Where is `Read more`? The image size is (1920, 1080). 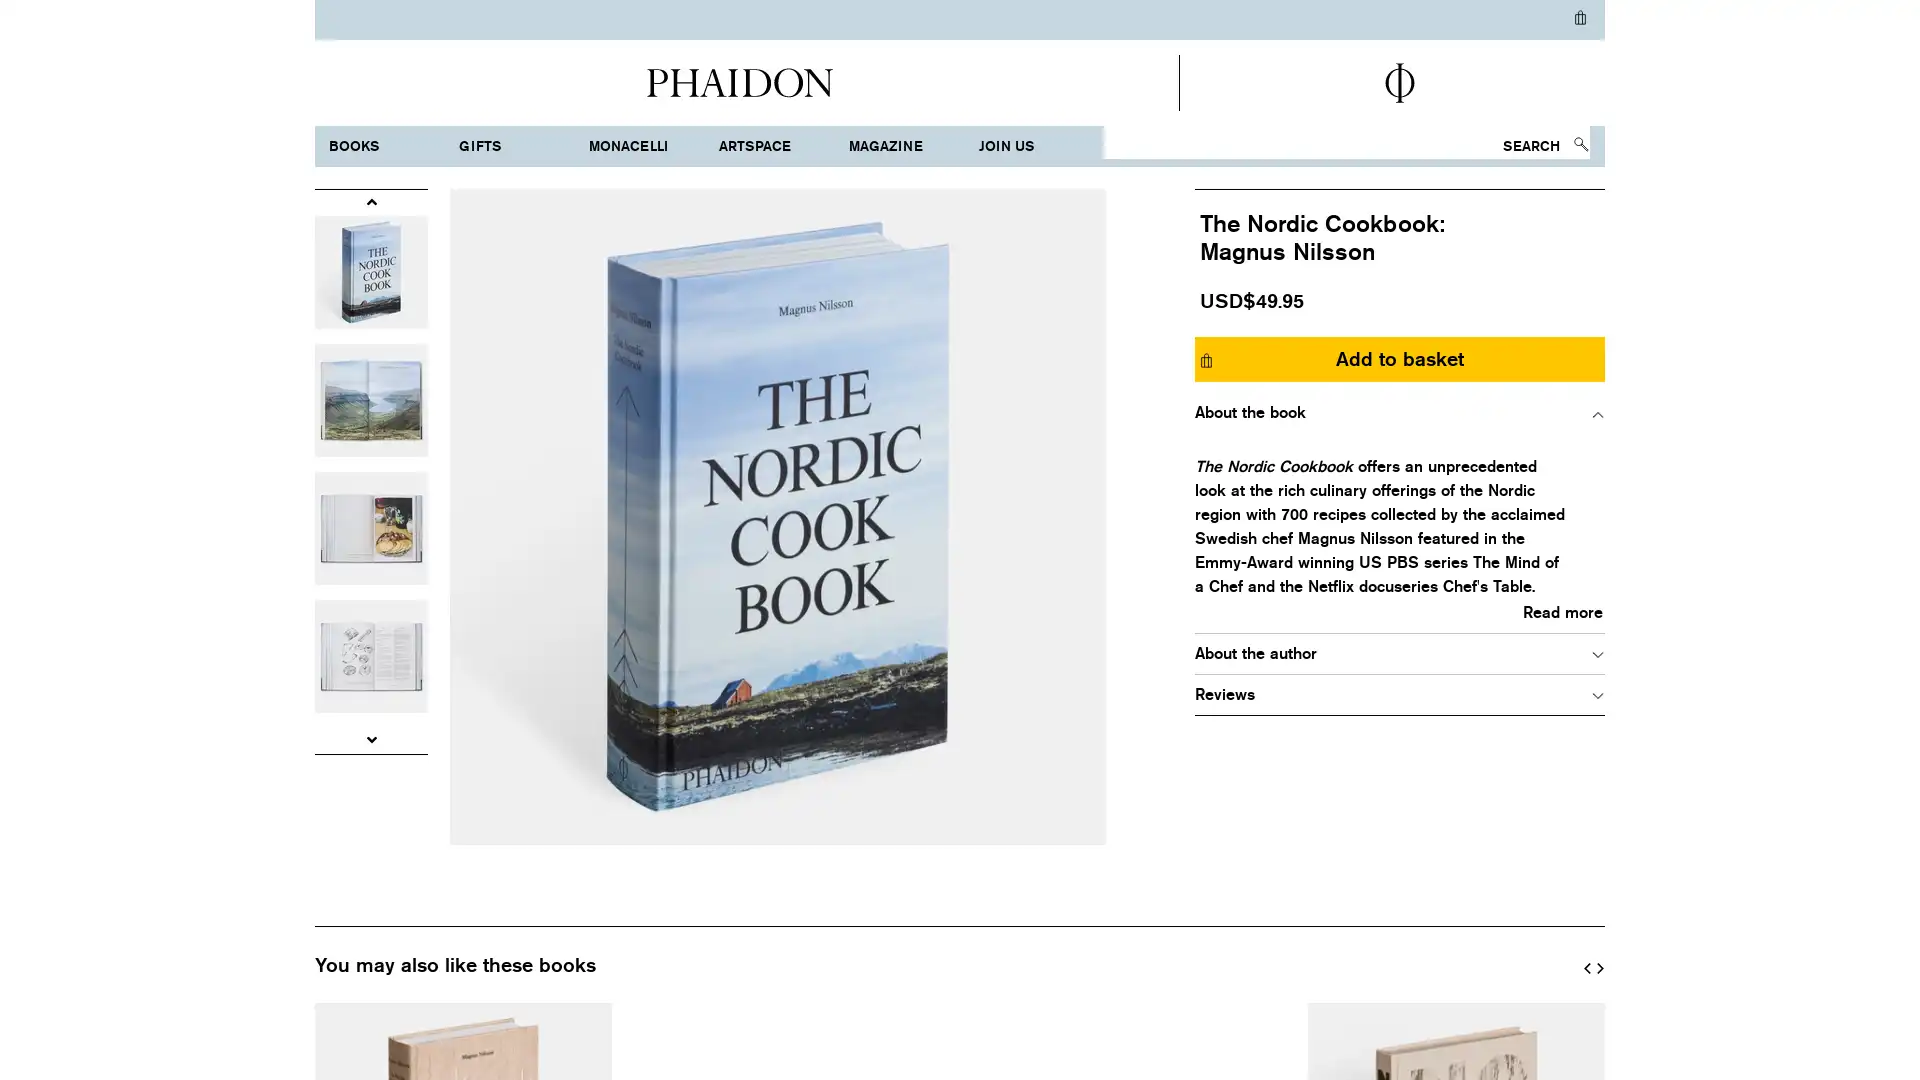
Read more is located at coordinates (1399, 611).